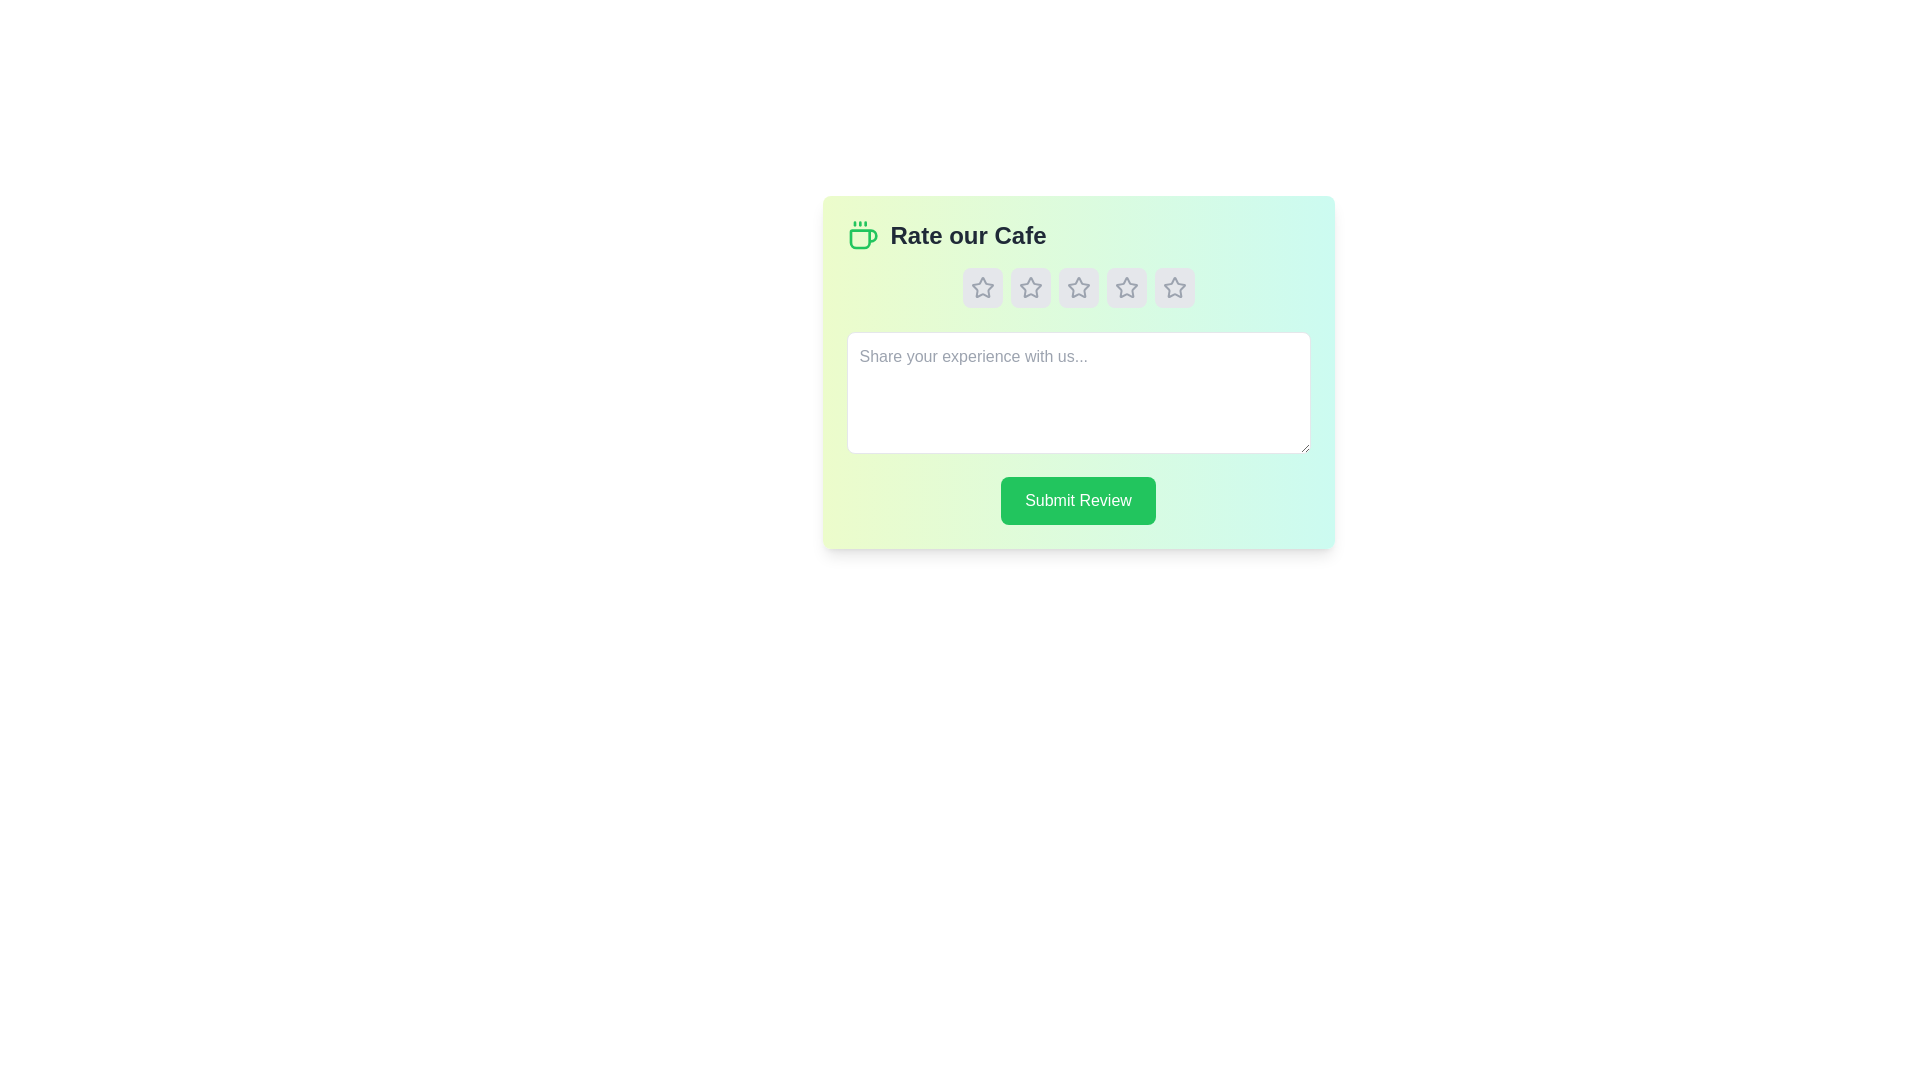 The height and width of the screenshot is (1080, 1920). What do you see at coordinates (1077, 288) in the screenshot?
I see `the cafe rating to 3 stars by clicking the corresponding star` at bounding box center [1077, 288].